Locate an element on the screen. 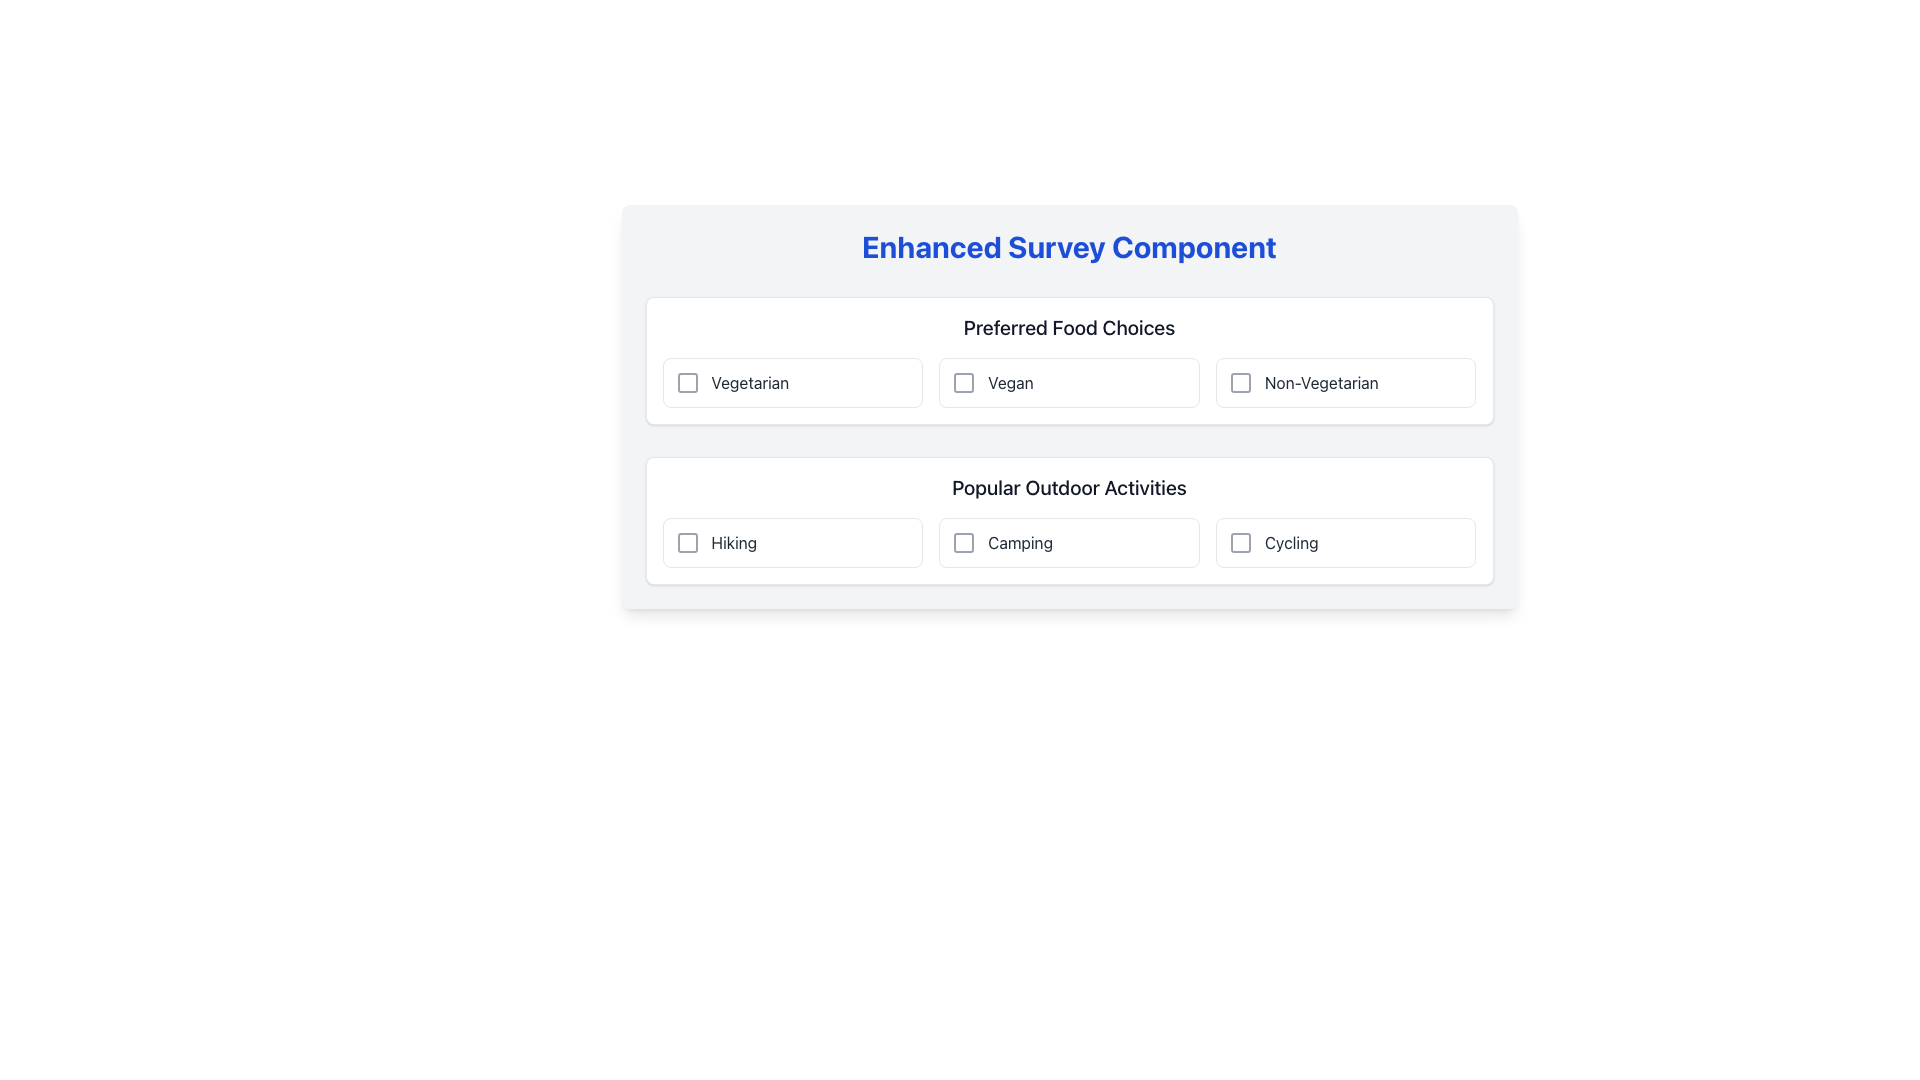 The height and width of the screenshot is (1080, 1920). the small square icon outlined in a thin gray stroke, which is part of the 'Camping' card in the 'Popular Outdoor Activities' section is located at coordinates (964, 543).